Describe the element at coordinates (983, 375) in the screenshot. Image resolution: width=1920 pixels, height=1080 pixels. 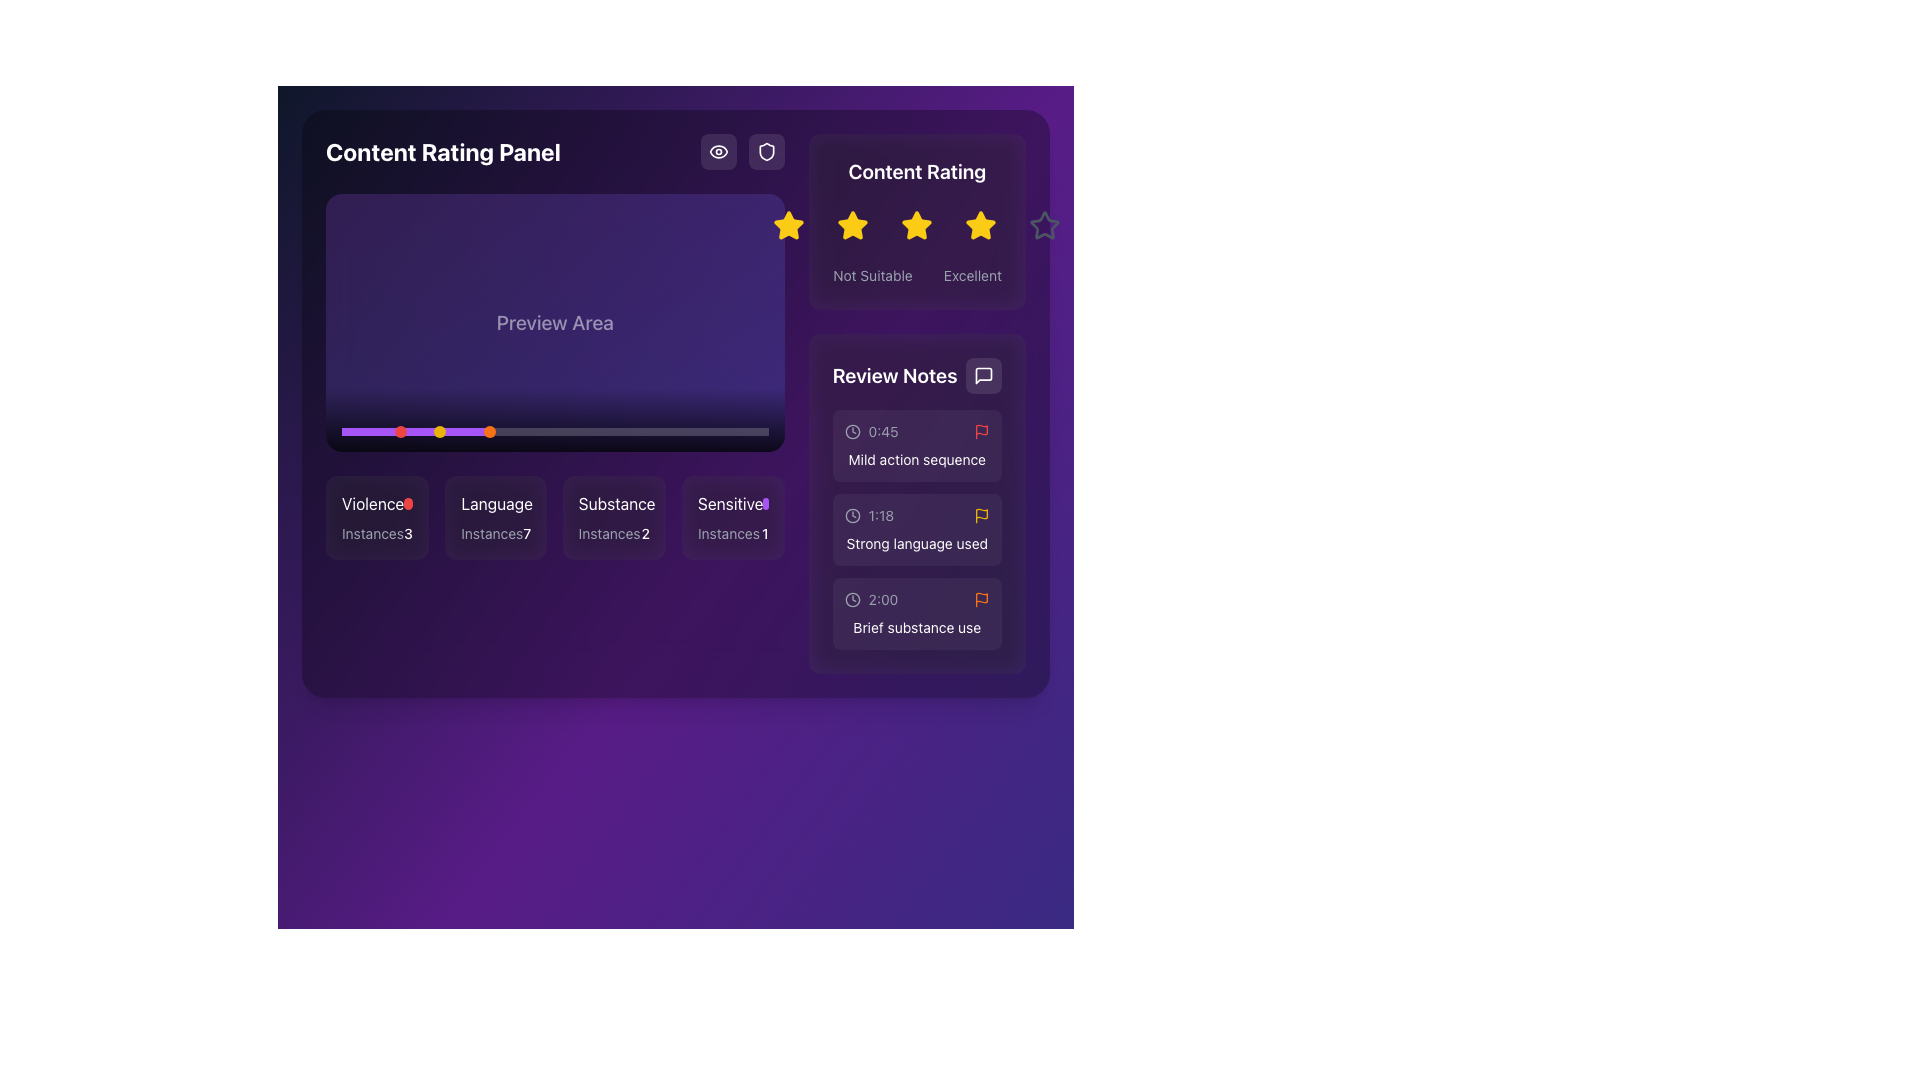
I see `the chat message bubble icon in the Review Notes section, which is styled with a purple filling and located in the top-right corner adjacent to timestamps and descriptions` at that location.